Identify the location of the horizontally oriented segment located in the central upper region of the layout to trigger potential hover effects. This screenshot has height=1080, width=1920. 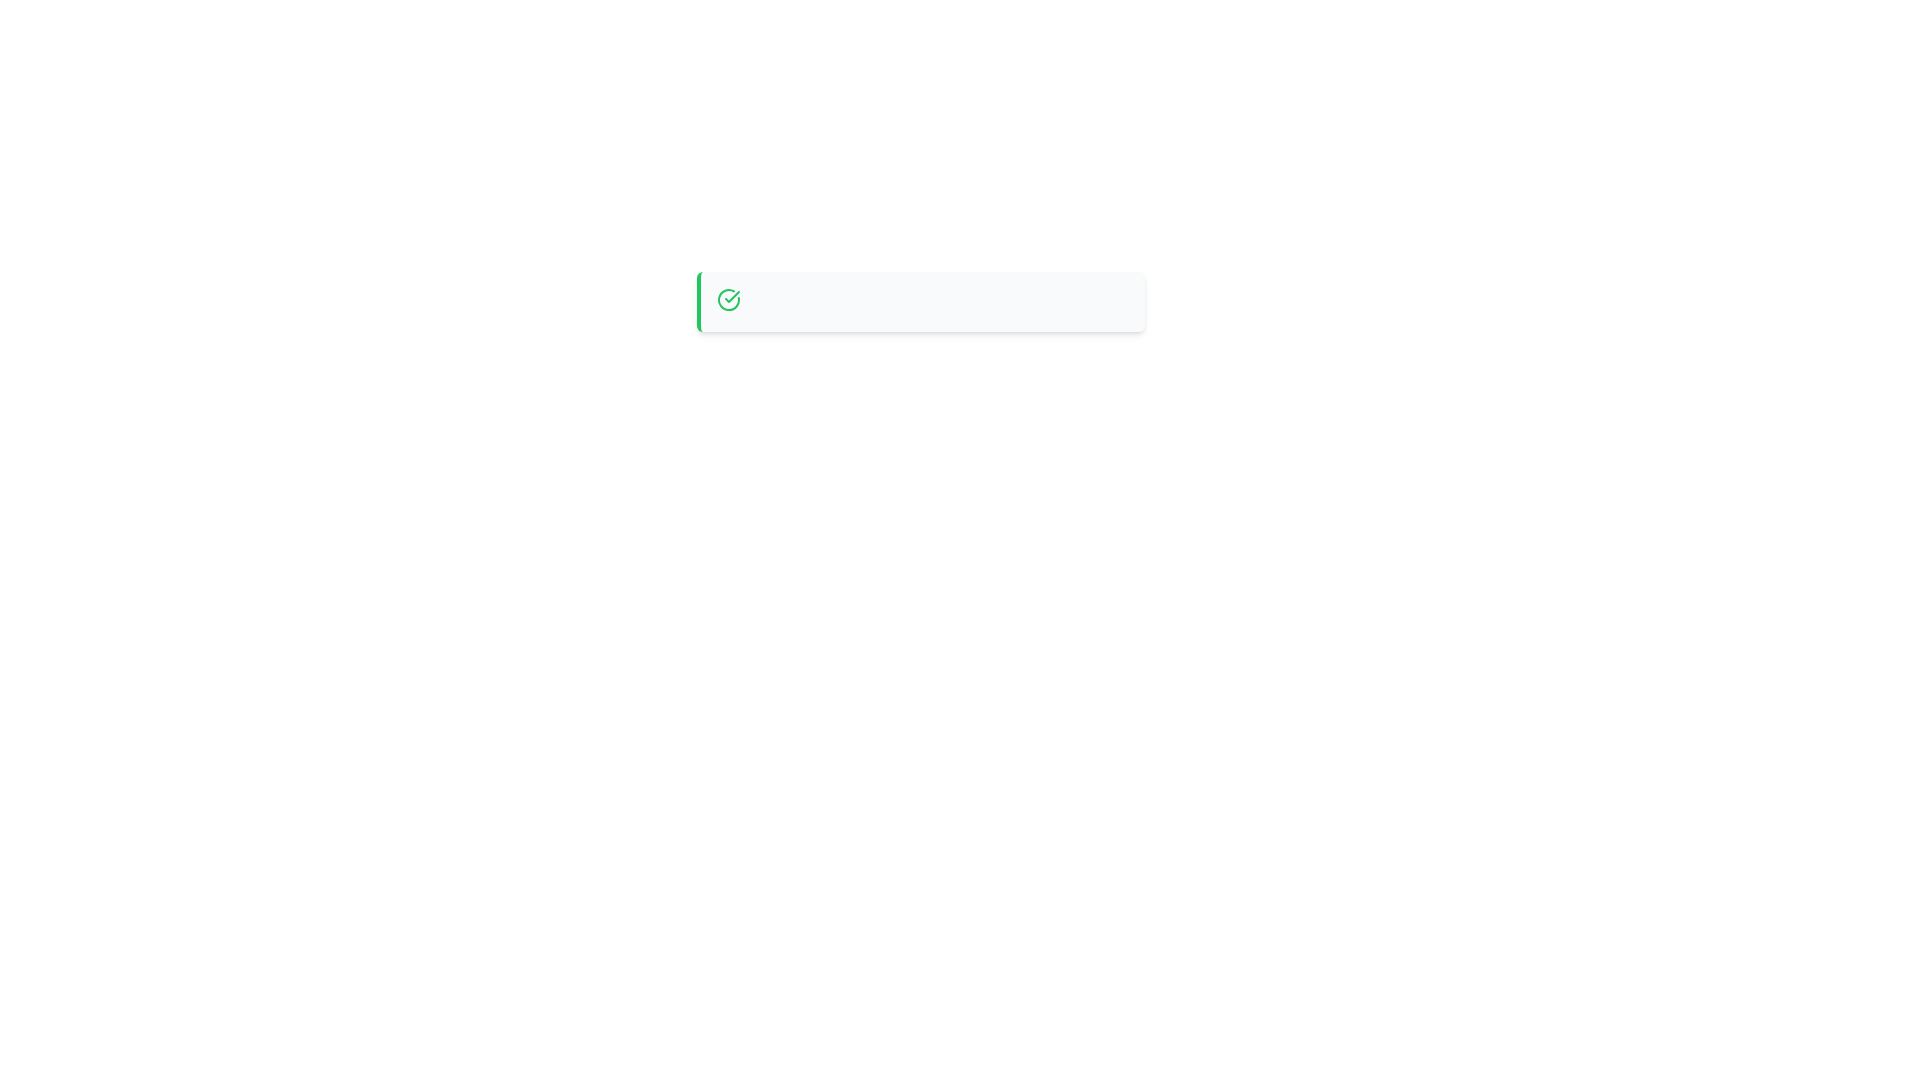
(941, 301).